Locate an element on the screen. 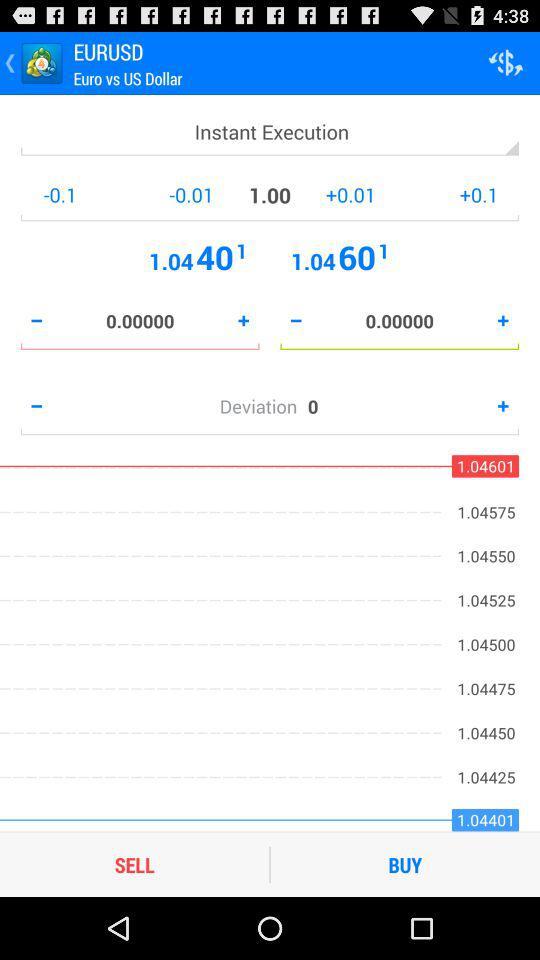  sell is located at coordinates (134, 863).